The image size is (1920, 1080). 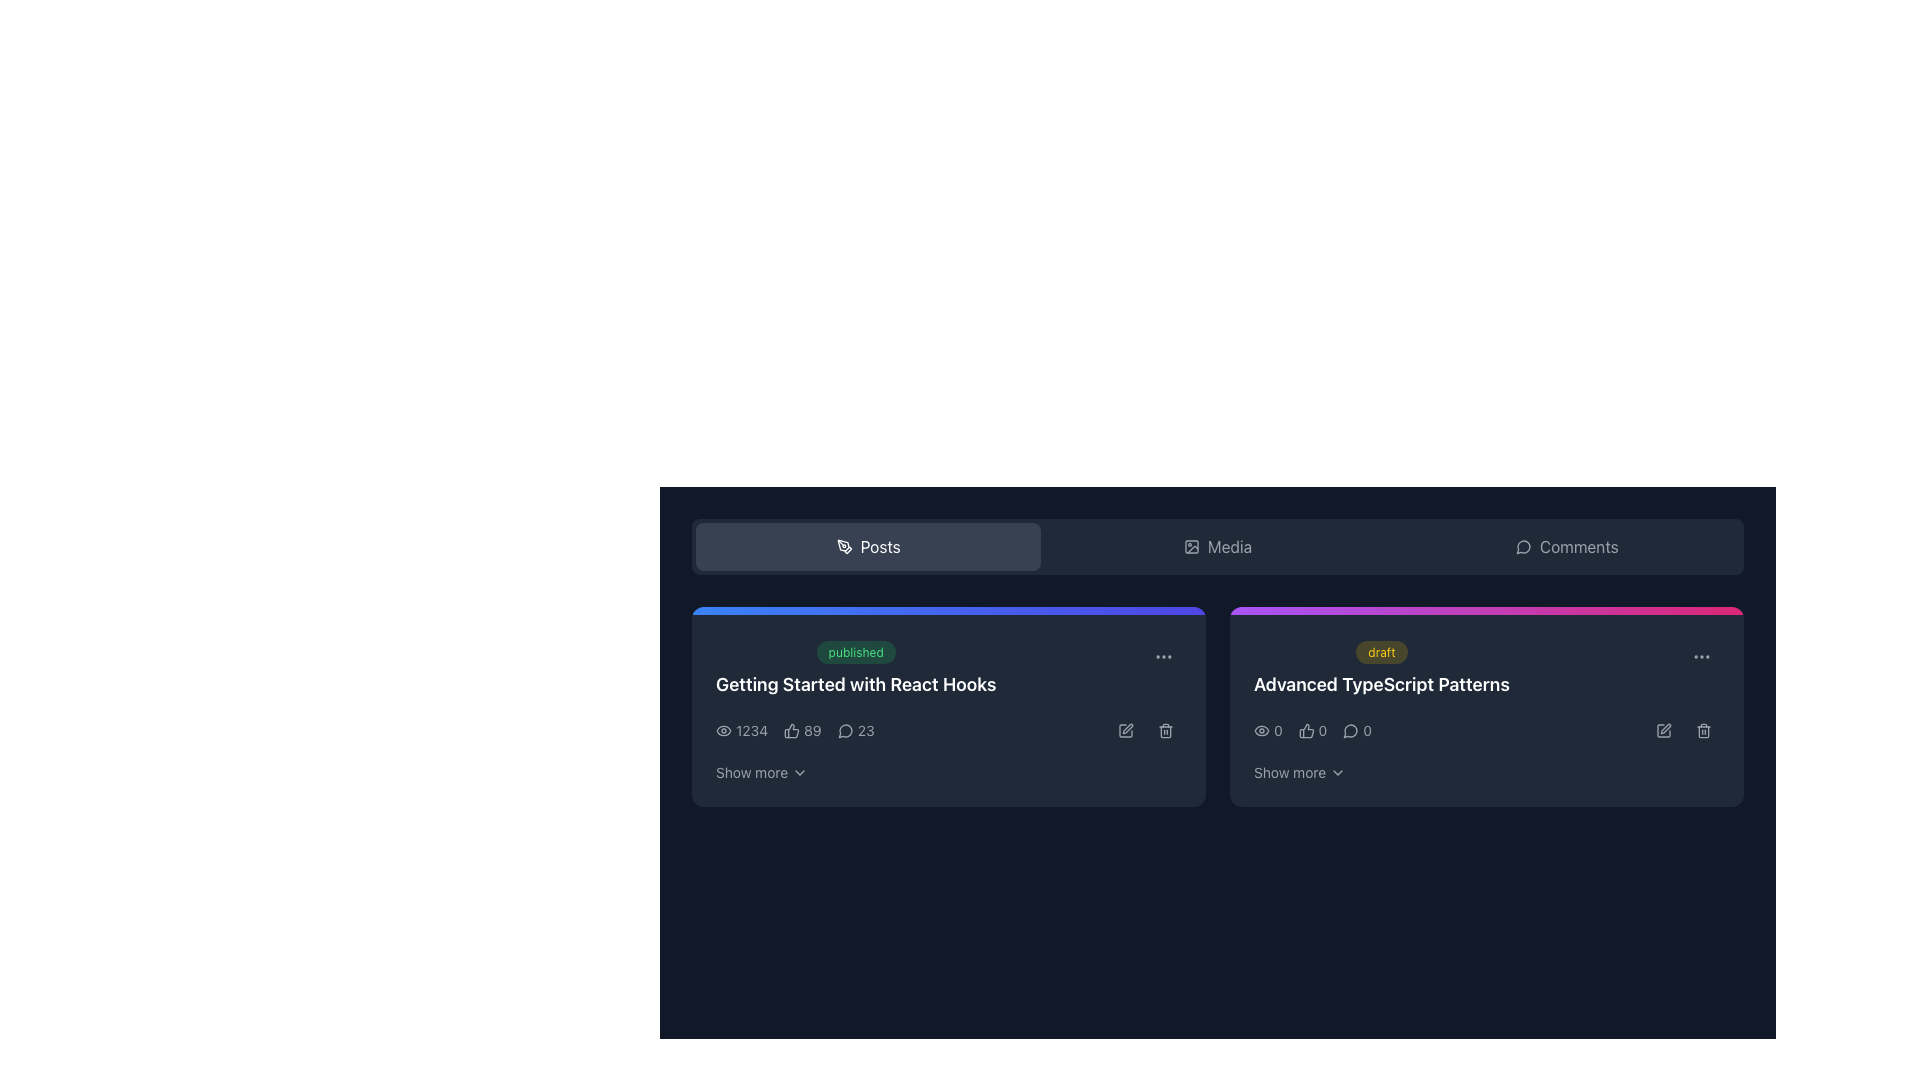 I want to click on the like icon with a numeric count indicator located in the second card titled 'Advanced TypeScript Patterns' on the right-hand side of the interface, so click(x=1313, y=731).